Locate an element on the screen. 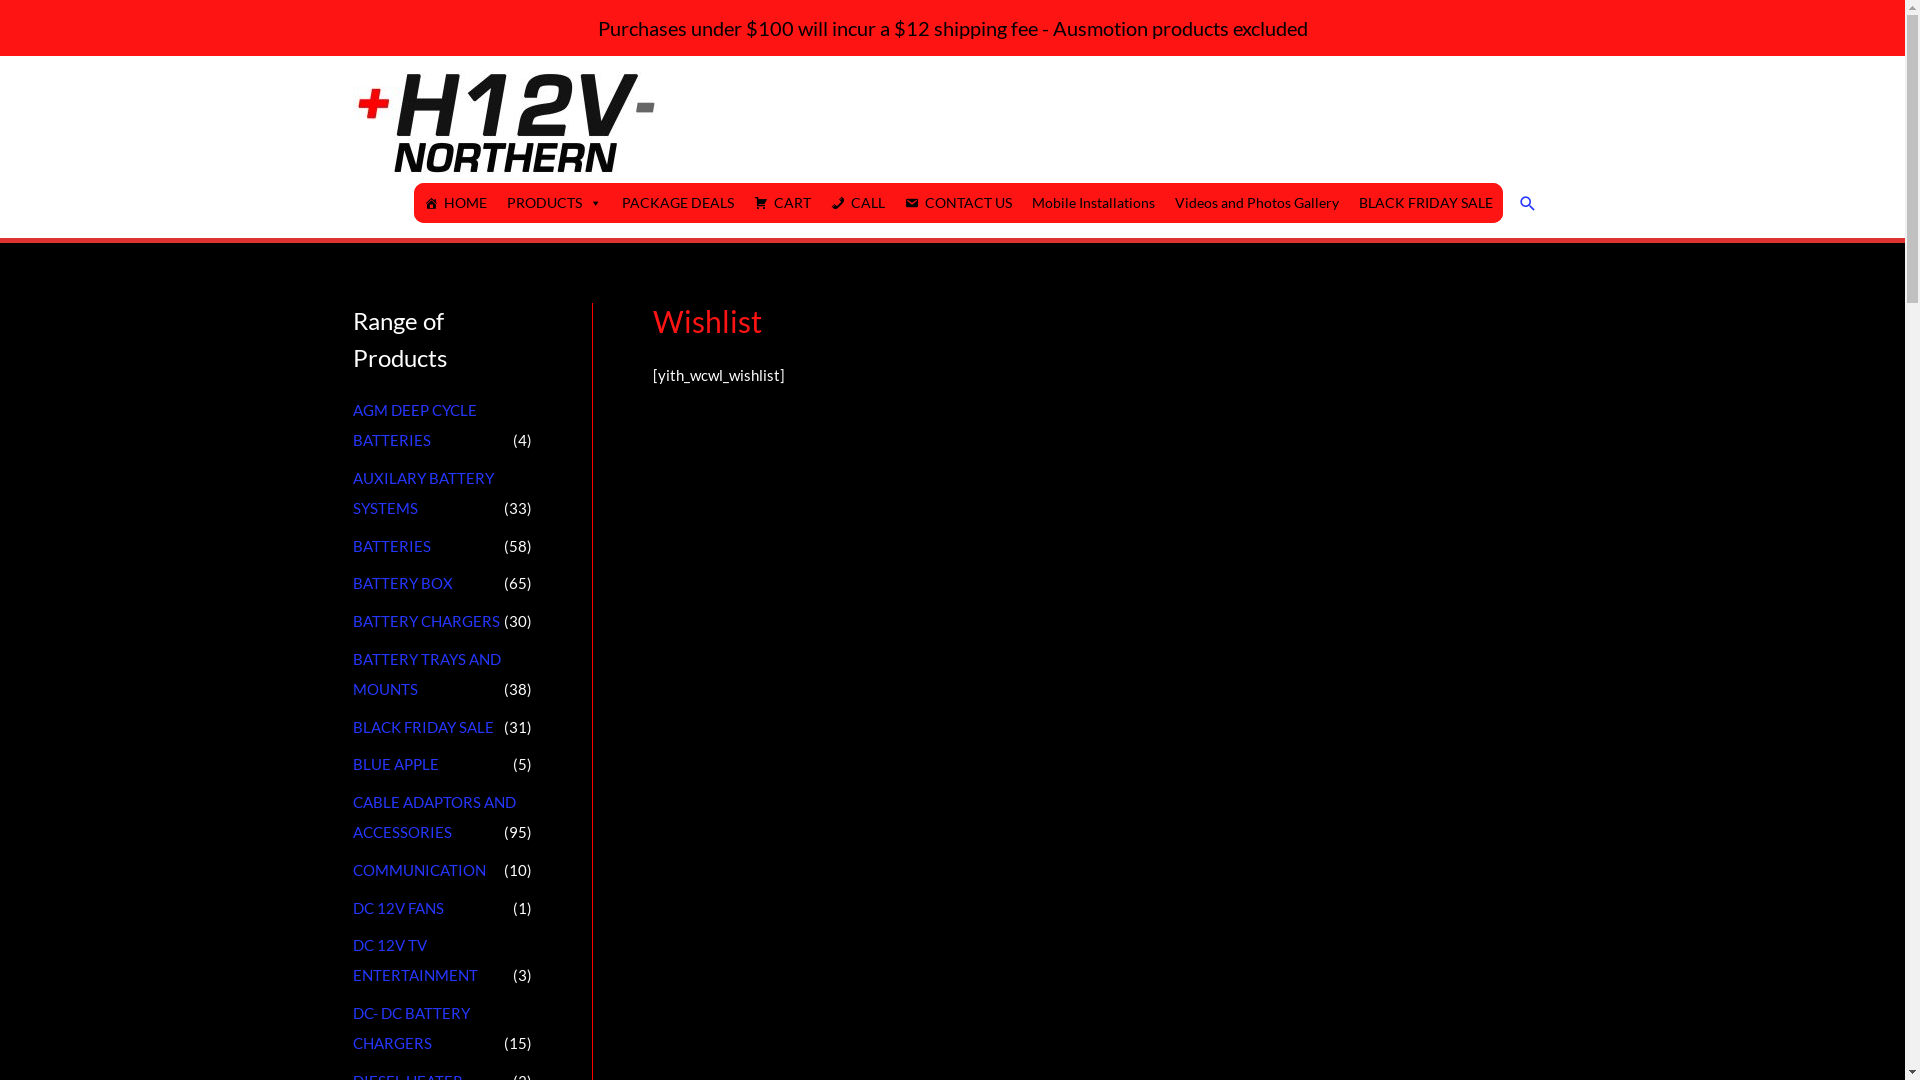 This screenshot has height=1080, width=1920. 'BATTERIES' is located at coordinates (390, 546).